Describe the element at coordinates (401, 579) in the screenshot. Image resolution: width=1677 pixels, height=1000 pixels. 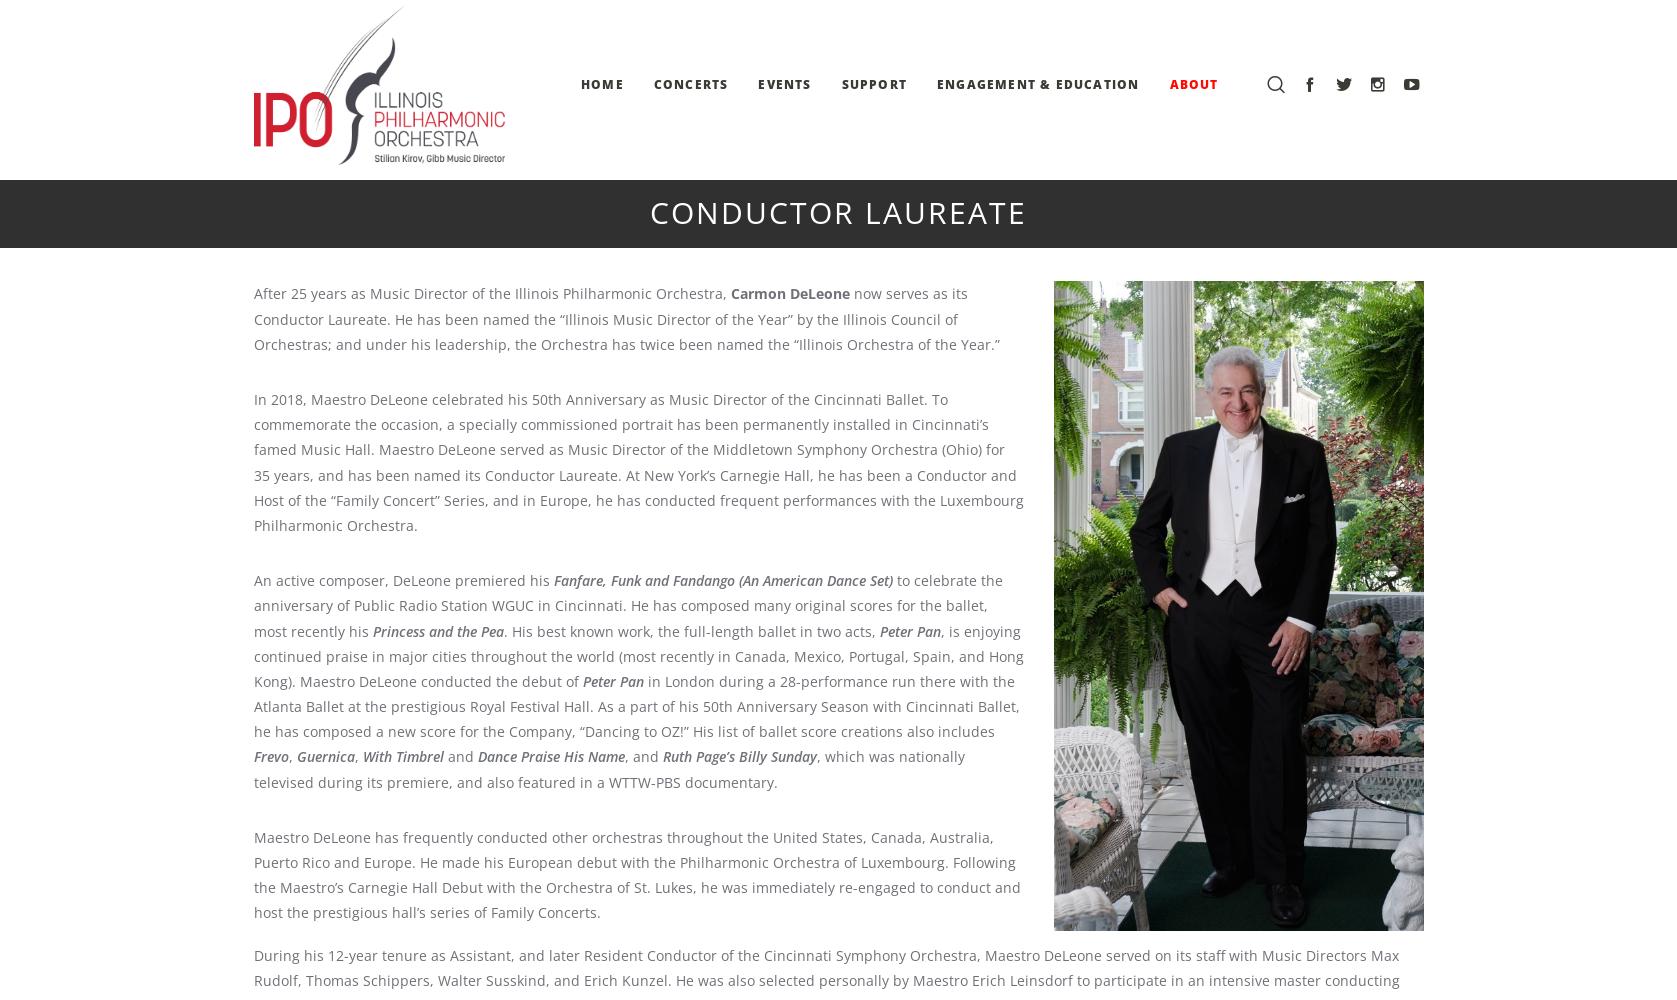
I see `'An active composer, DeLeone premiered his'` at that location.